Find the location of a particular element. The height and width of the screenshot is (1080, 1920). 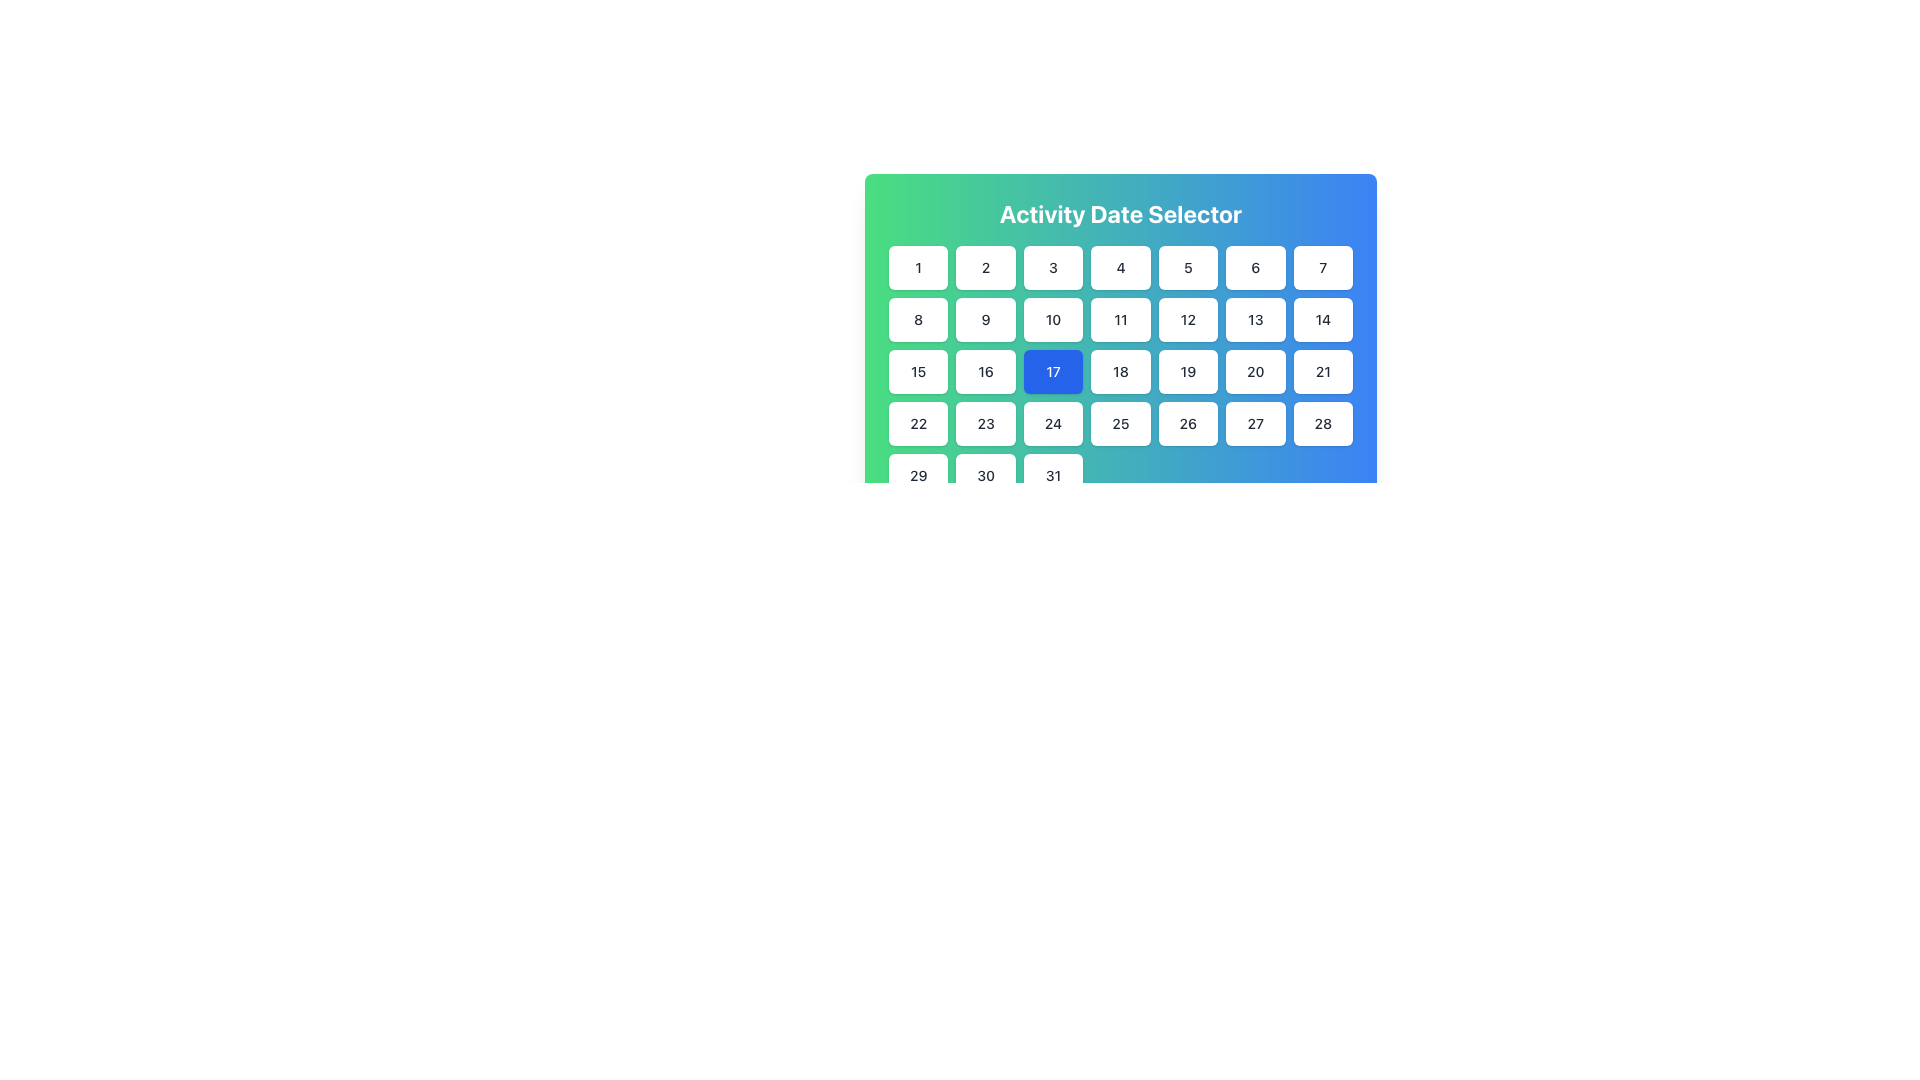

the button that allows the user is located at coordinates (1052, 319).